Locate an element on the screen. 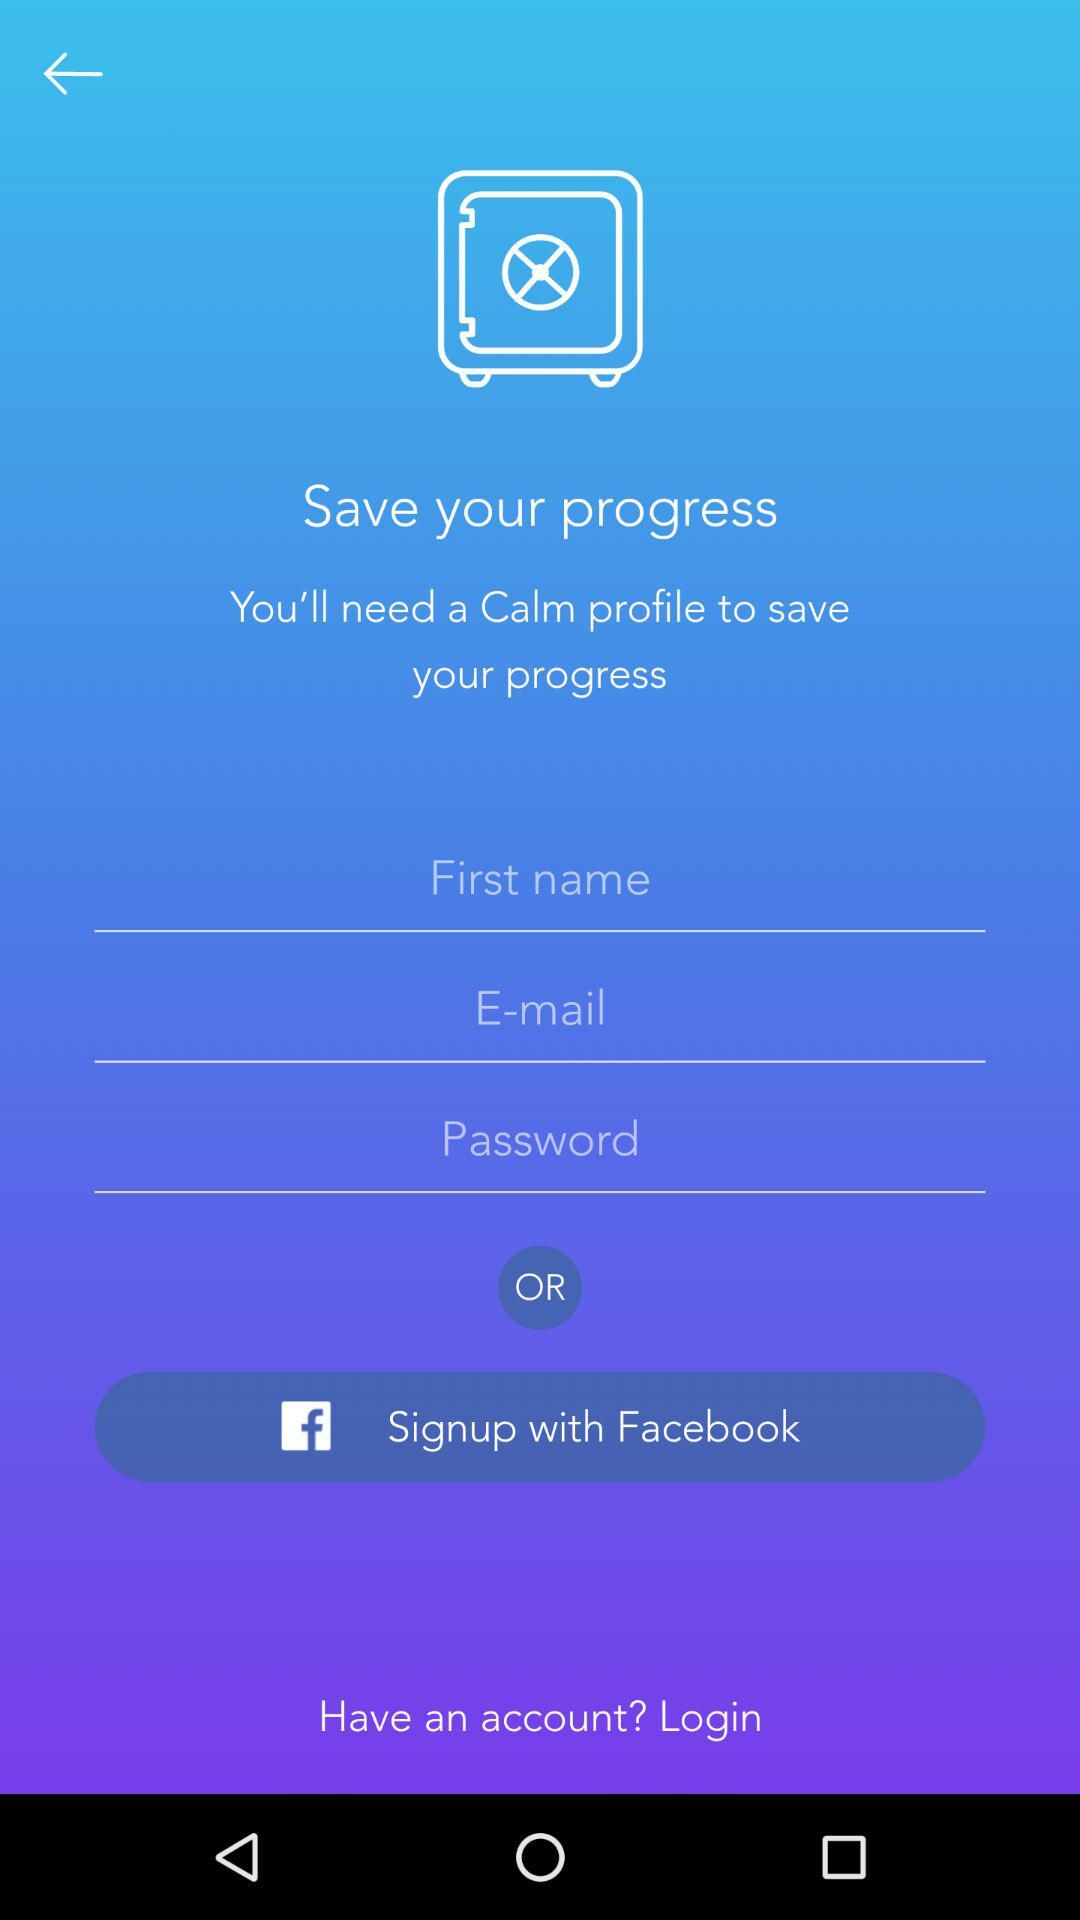  the have an account icon is located at coordinates (540, 1715).